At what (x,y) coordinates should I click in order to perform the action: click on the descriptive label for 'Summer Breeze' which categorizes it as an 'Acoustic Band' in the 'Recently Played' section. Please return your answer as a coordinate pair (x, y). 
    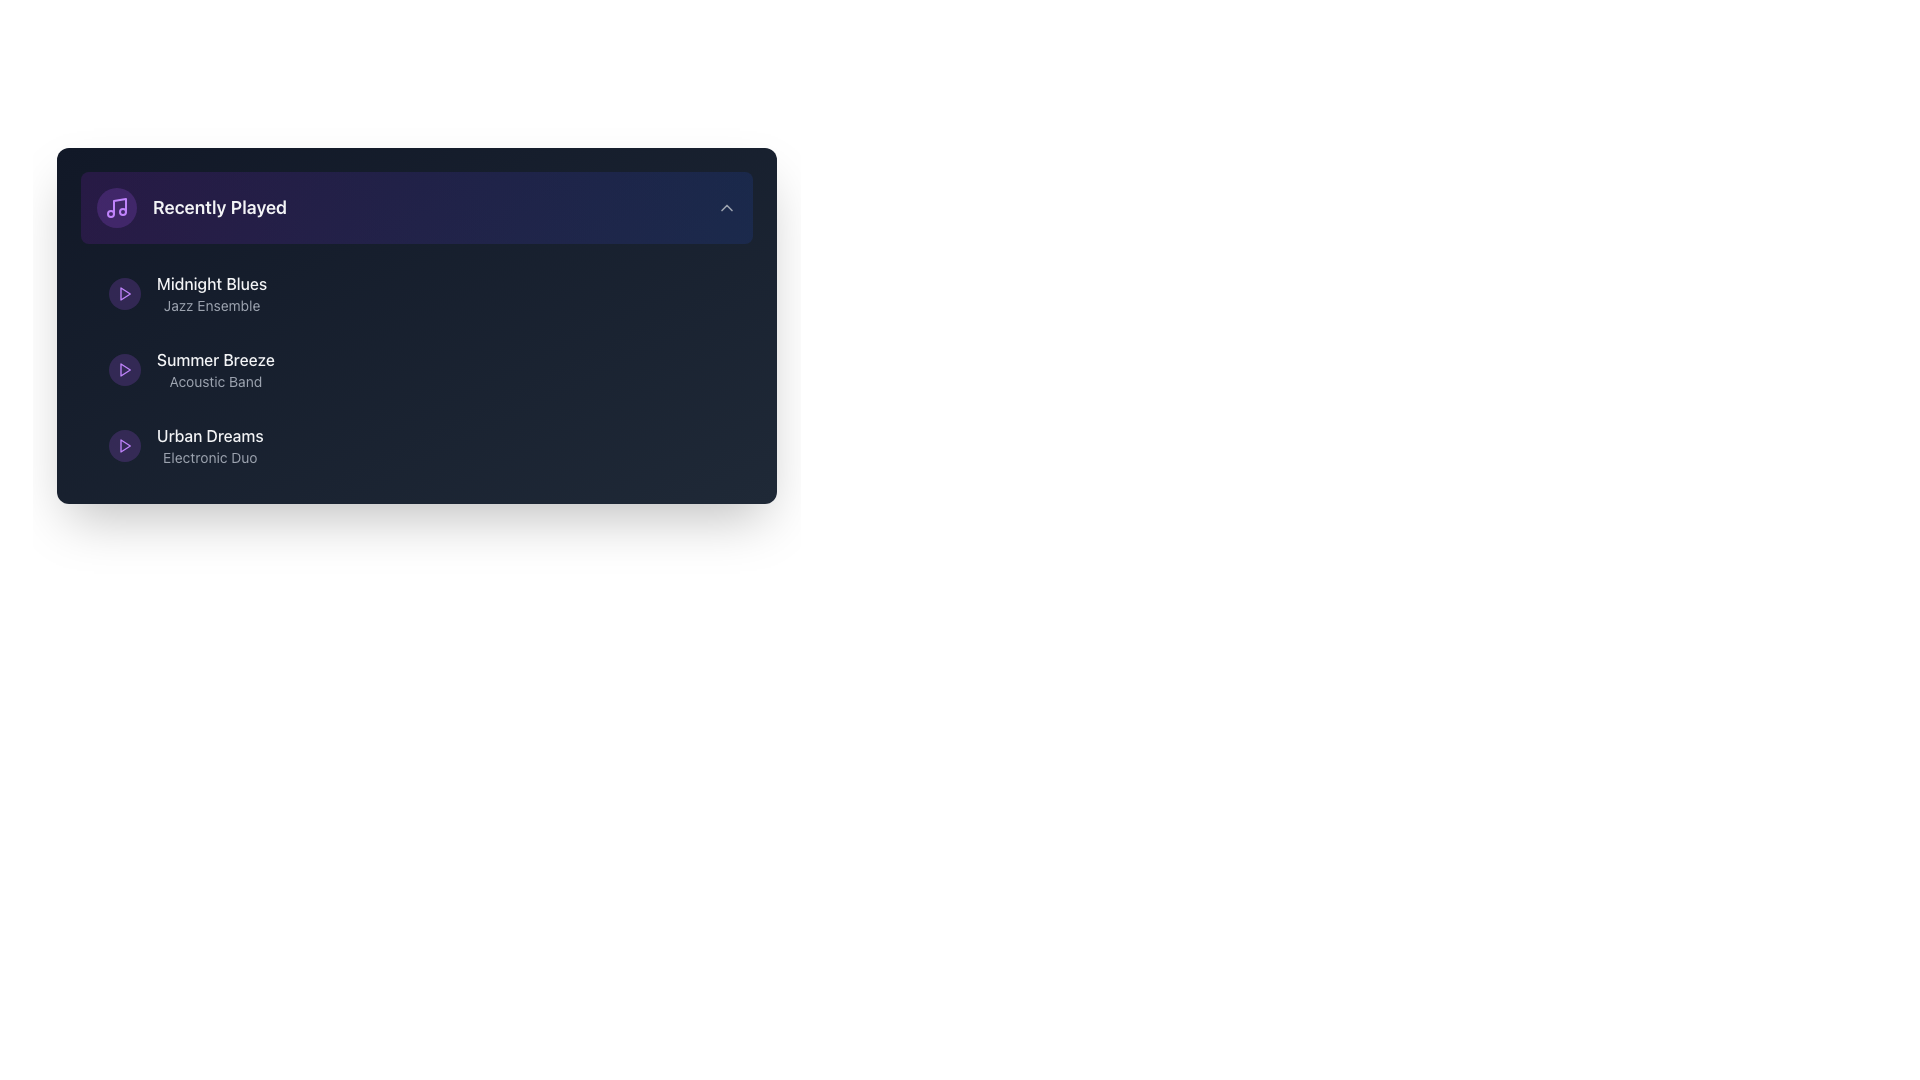
    Looking at the image, I should click on (215, 381).